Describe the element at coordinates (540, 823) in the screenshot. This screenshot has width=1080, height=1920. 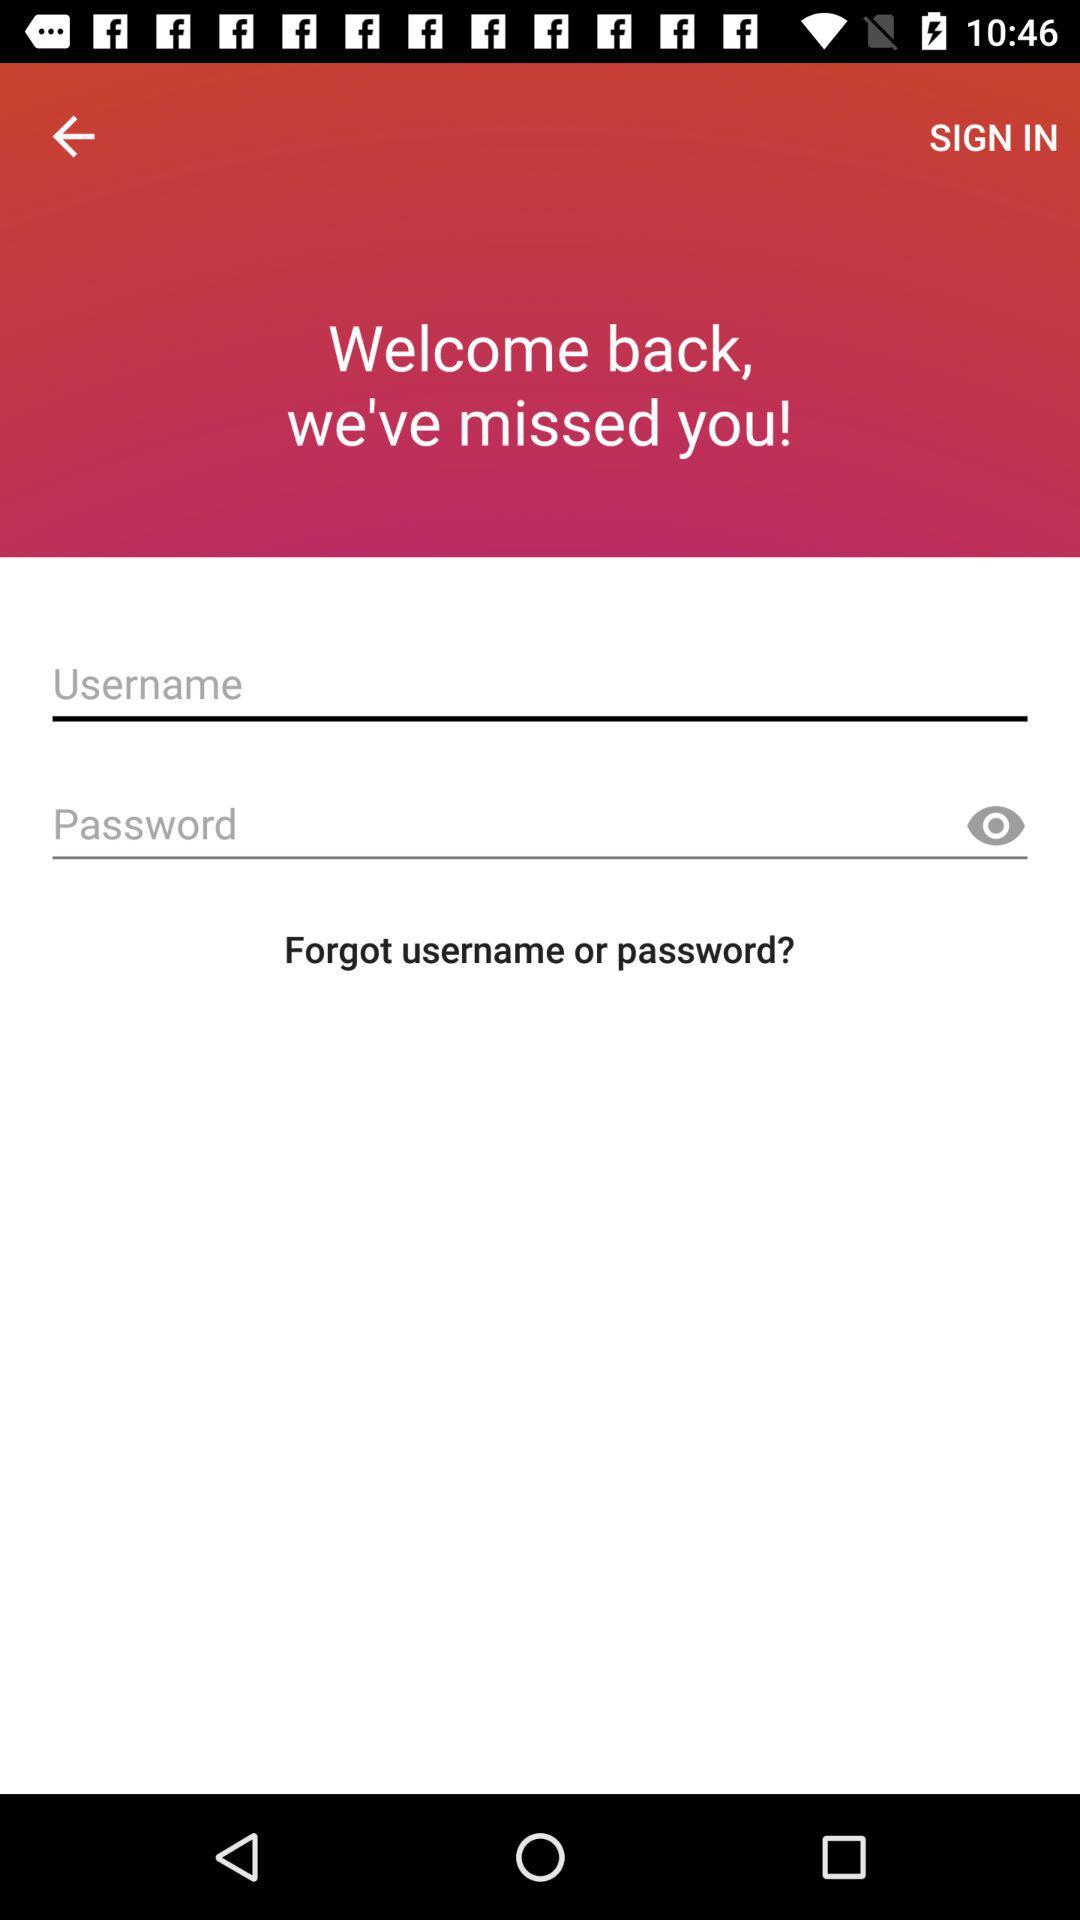
I see `ask the password` at that location.